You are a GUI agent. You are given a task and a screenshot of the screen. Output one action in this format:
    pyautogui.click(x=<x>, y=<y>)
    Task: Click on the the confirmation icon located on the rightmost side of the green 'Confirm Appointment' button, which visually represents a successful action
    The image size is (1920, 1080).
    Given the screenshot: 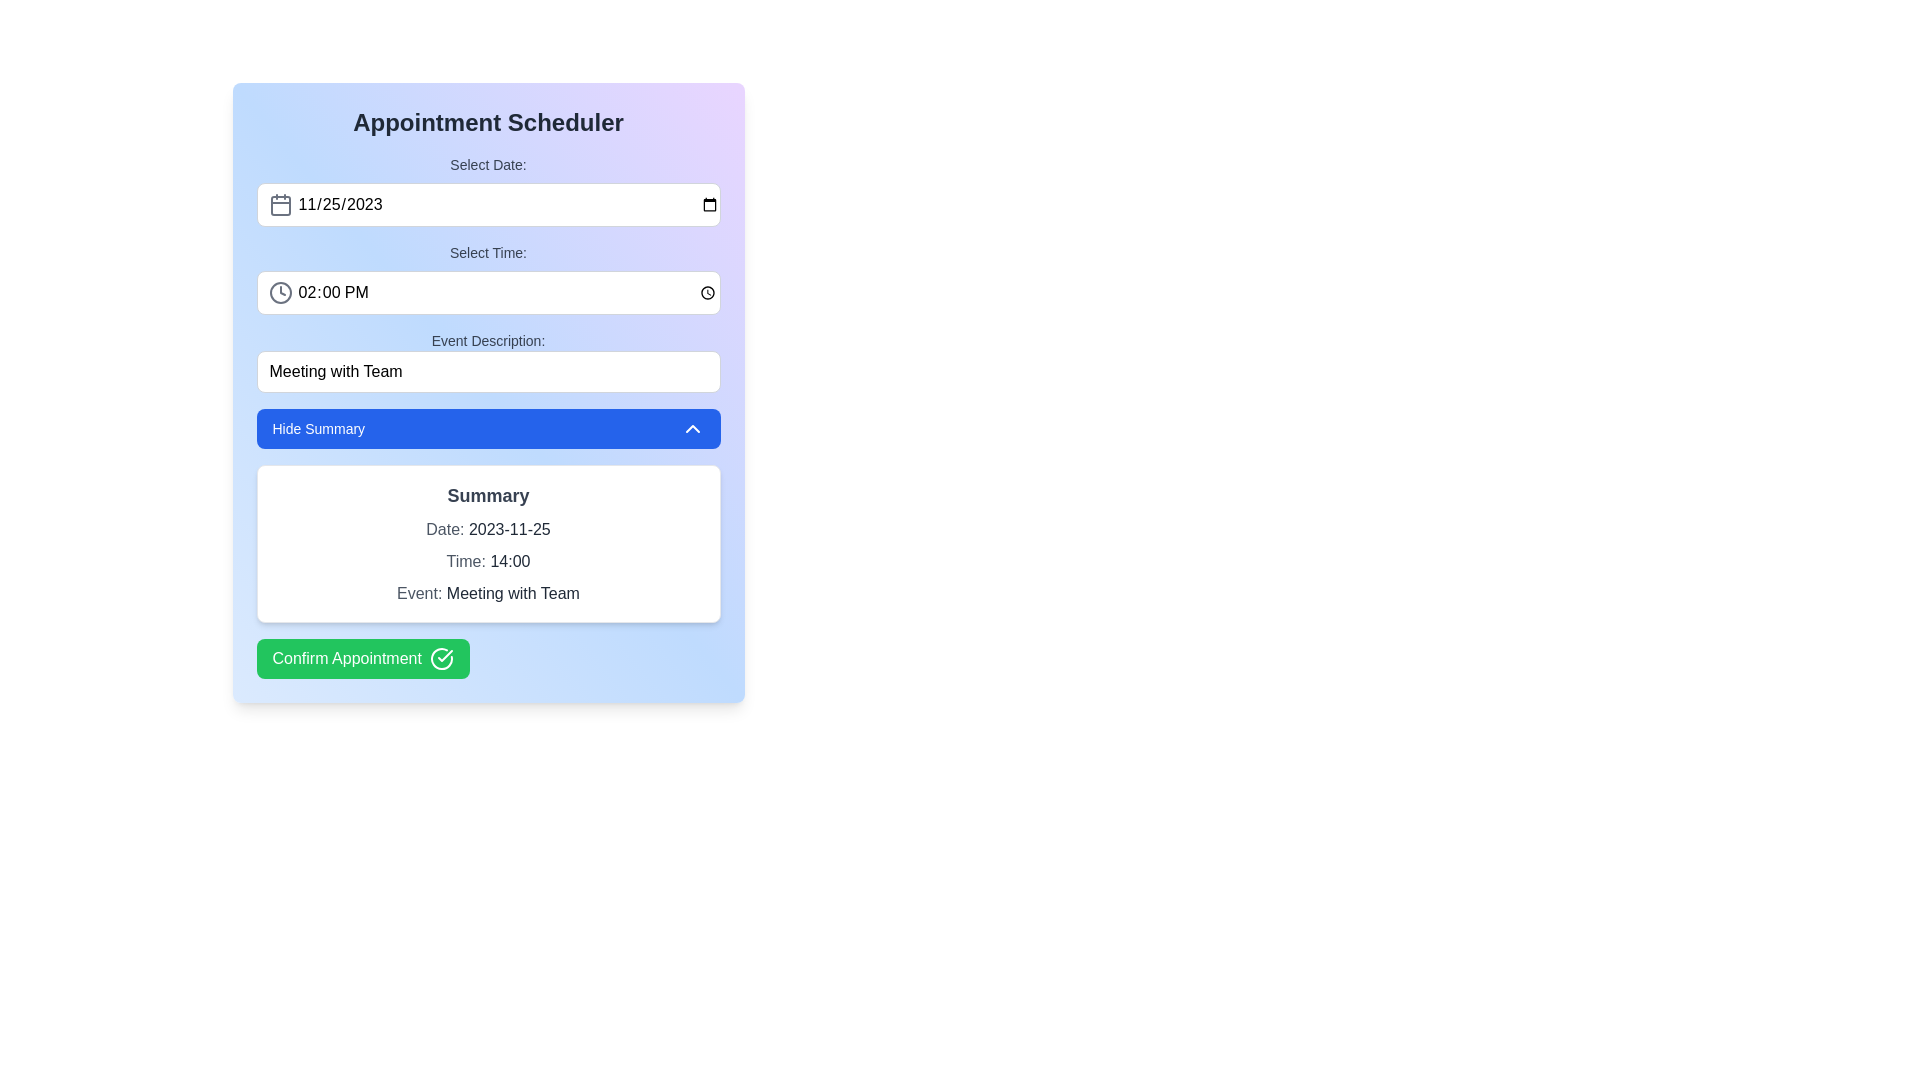 What is the action you would take?
    pyautogui.click(x=440, y=659)
    